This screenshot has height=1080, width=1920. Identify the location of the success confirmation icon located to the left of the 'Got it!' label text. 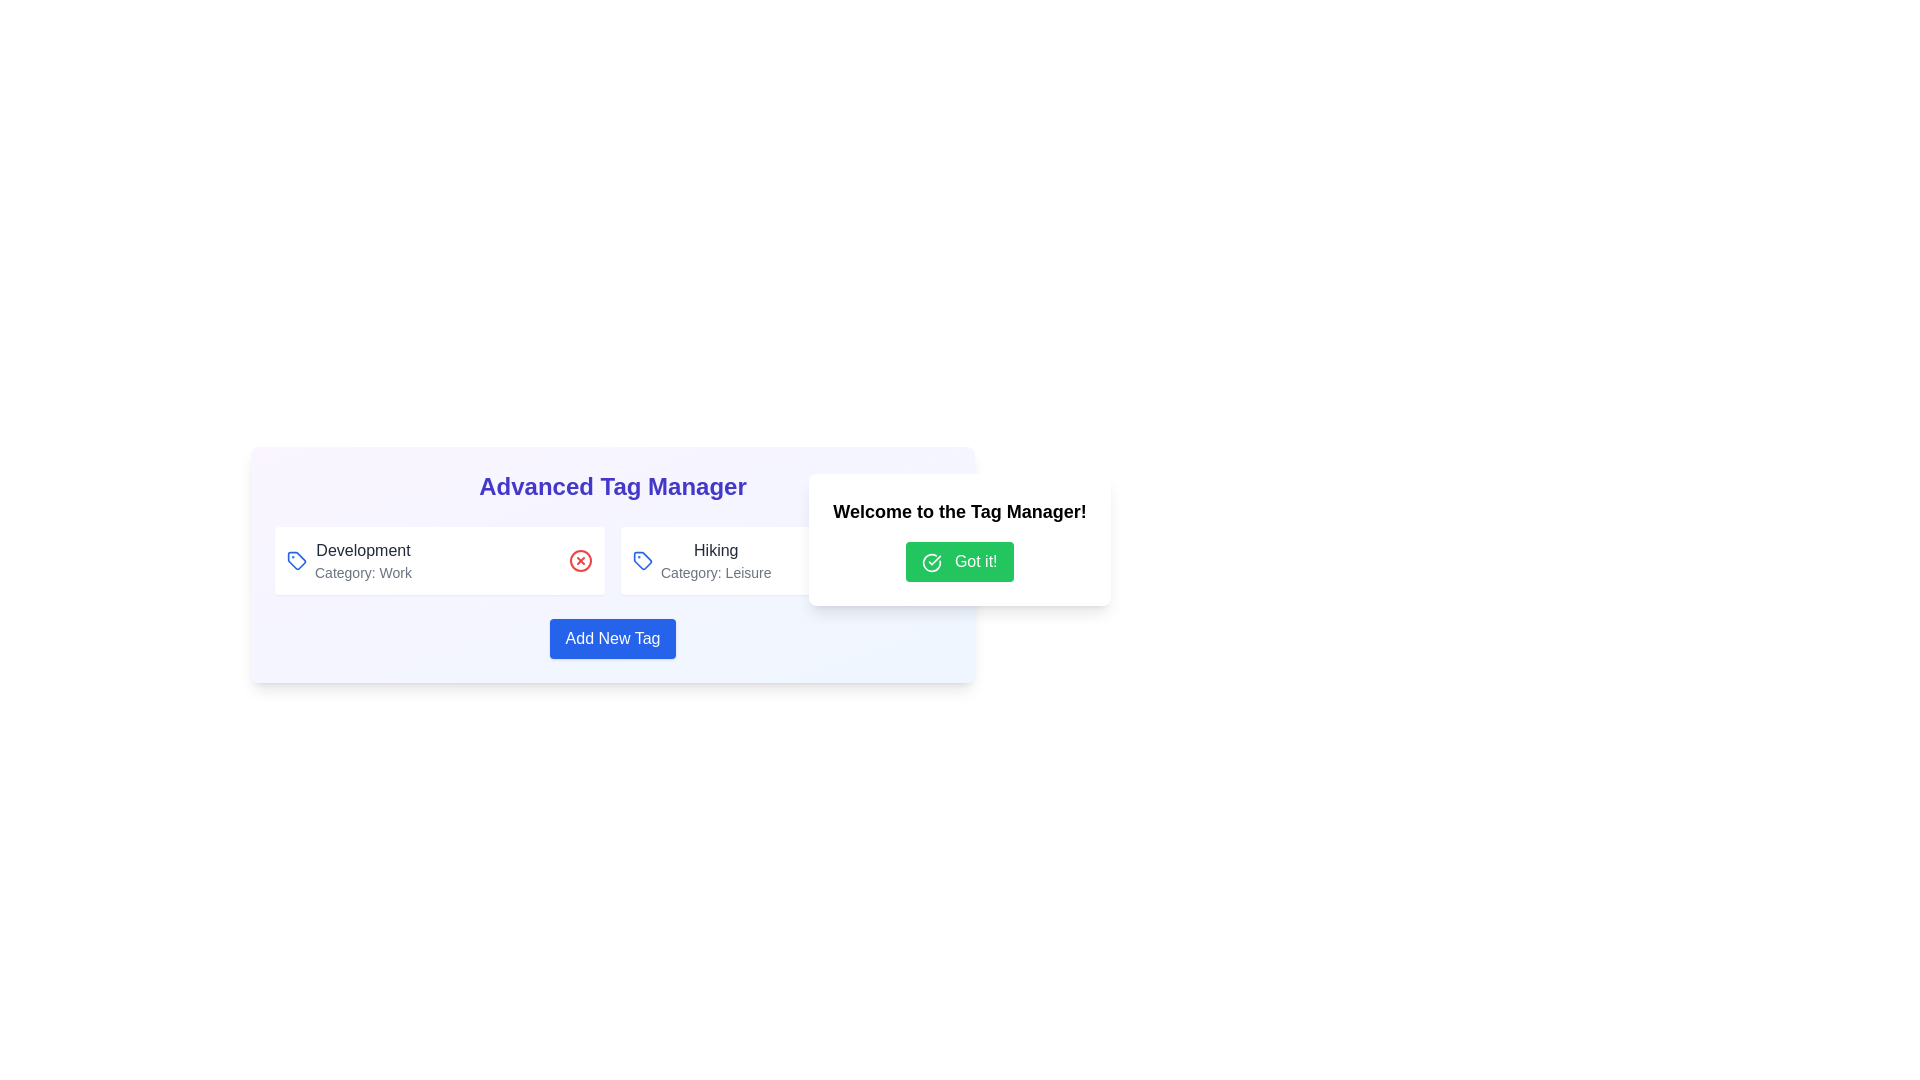
(931, 562).